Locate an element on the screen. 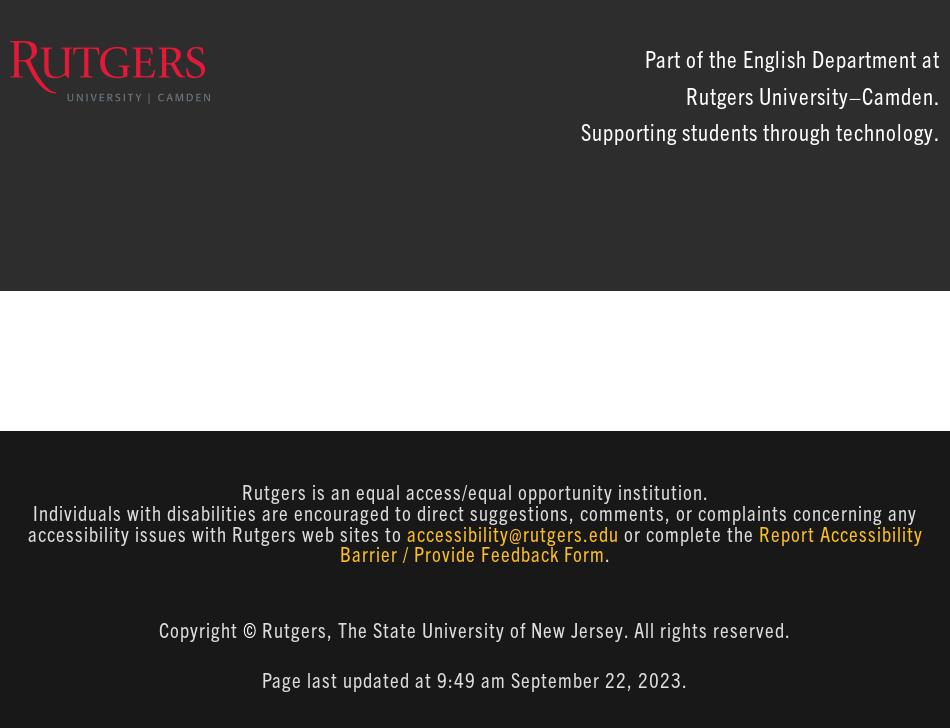  'Part of the English Department at' is located at coordinates (644, 57).